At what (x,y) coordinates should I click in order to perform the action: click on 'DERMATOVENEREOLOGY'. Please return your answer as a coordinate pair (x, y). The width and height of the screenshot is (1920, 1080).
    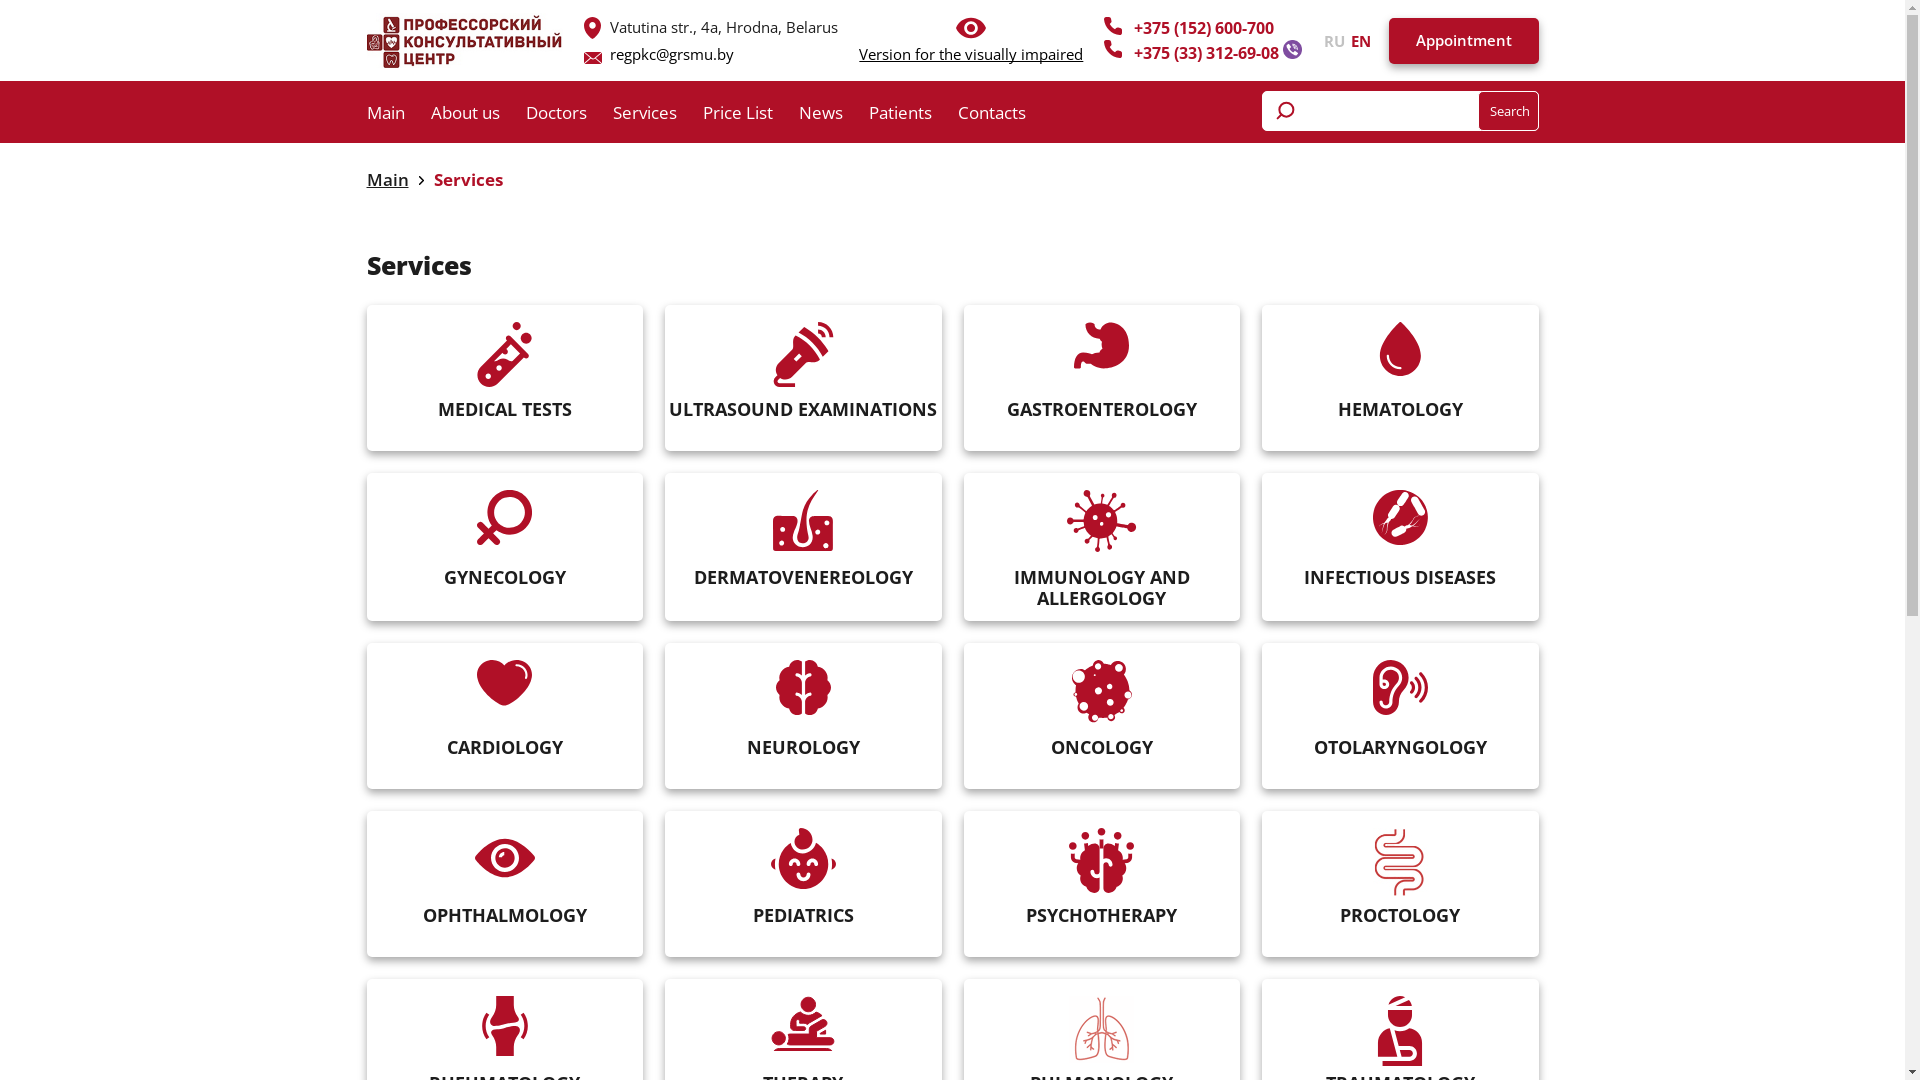
    Looking at the image, I should click on (666, 547).